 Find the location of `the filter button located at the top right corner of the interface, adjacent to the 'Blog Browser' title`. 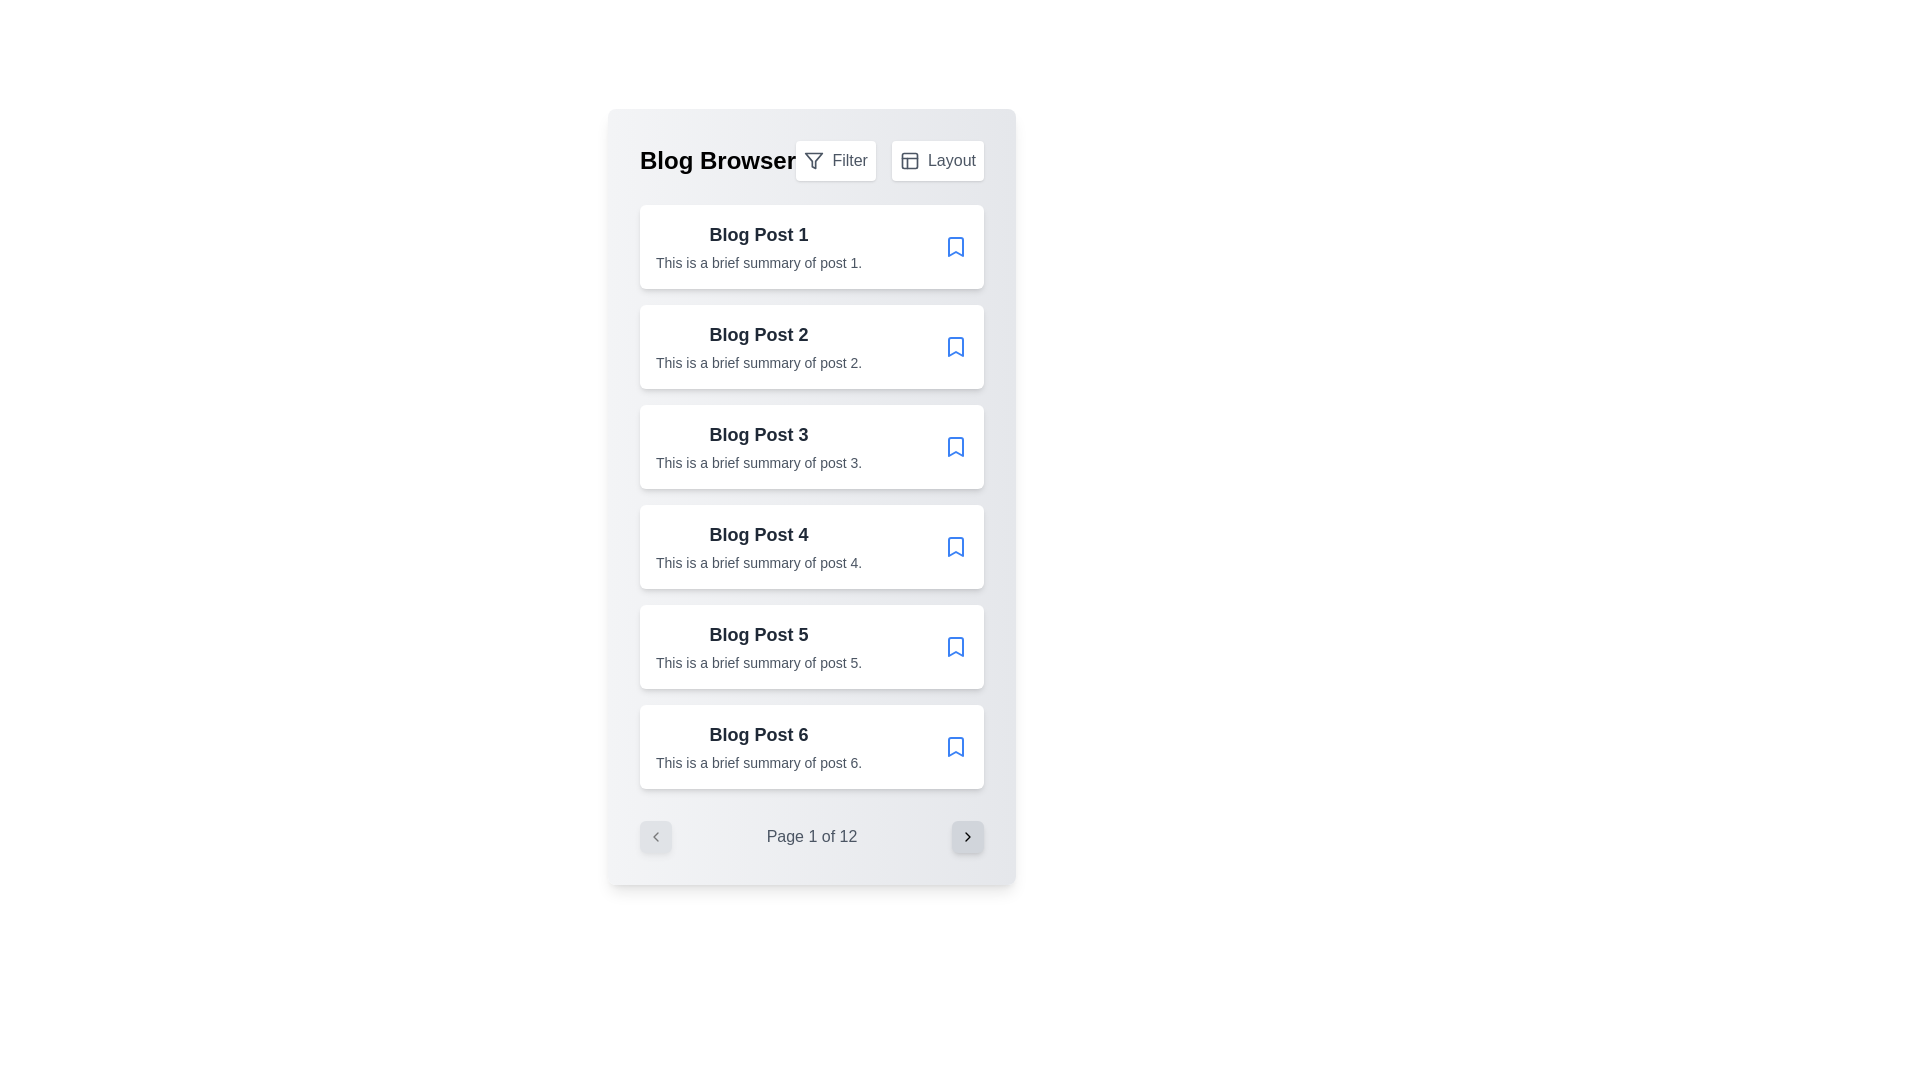

the filter button located at the top right corner of the interface, adjacent to the 'Blog Browser' title is located at coordinates (836, 160).